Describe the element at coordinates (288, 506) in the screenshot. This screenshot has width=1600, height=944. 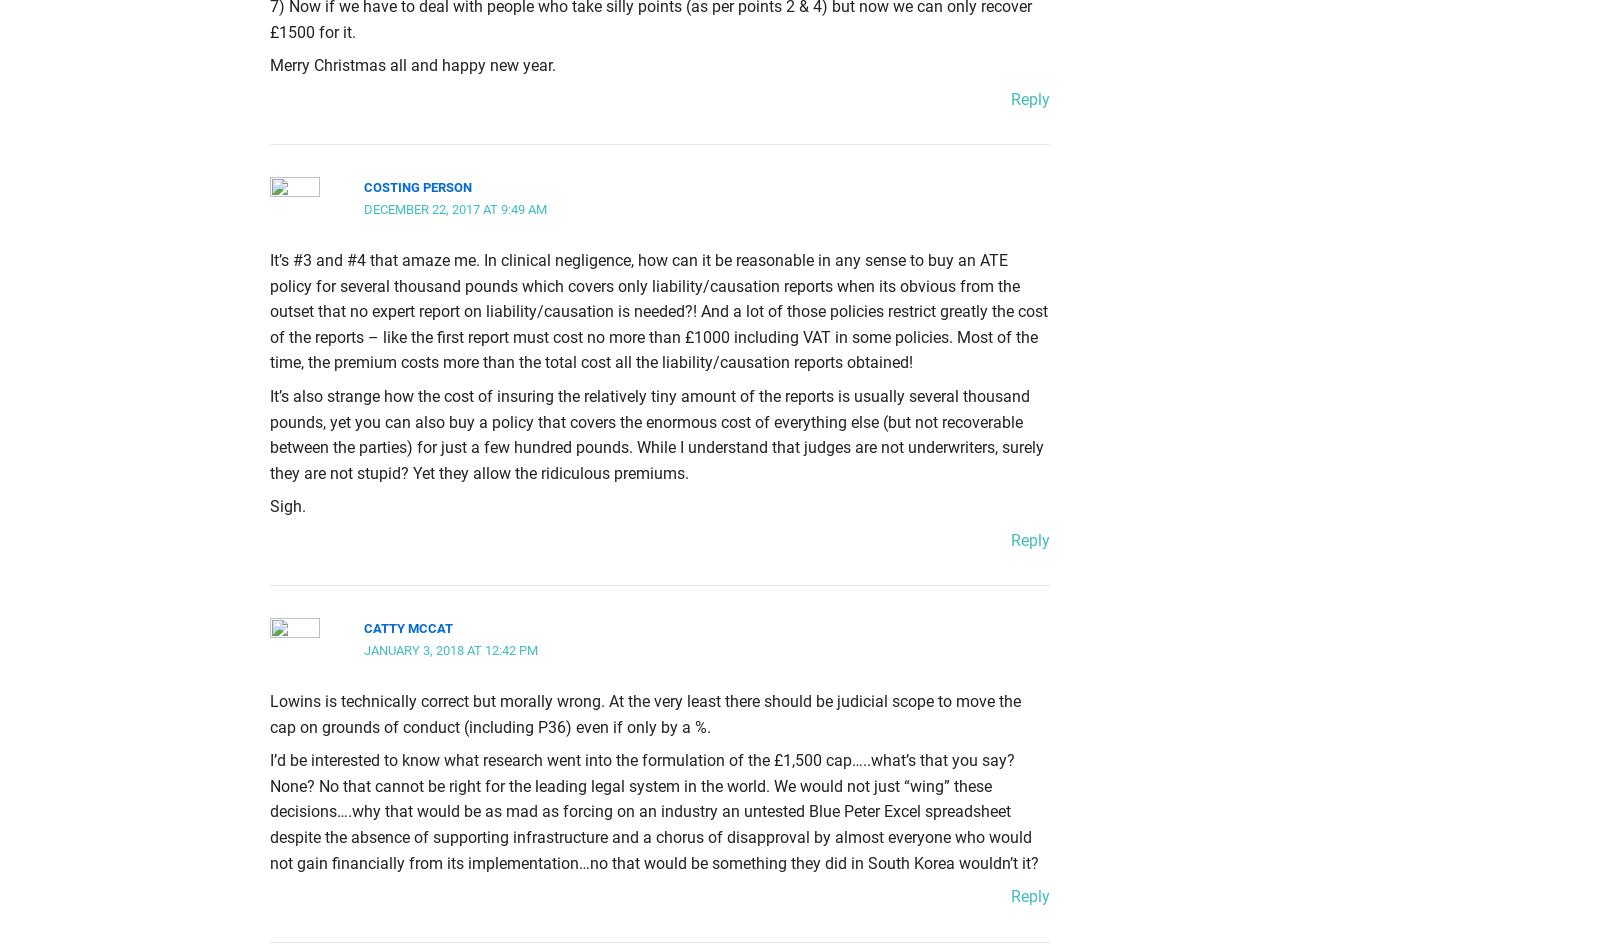
I see `'Sigh.'` at that location.